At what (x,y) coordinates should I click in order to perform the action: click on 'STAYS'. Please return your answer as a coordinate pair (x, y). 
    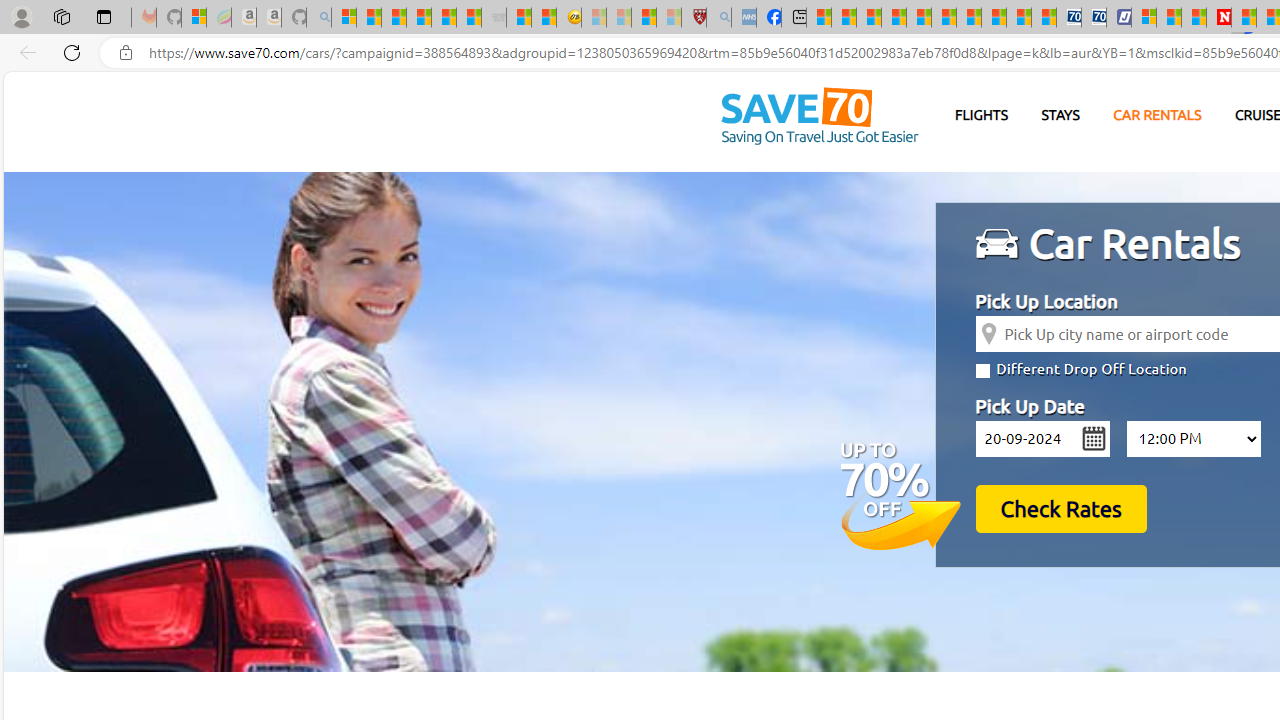
    Looking at the image, I should click on (1059, 115).